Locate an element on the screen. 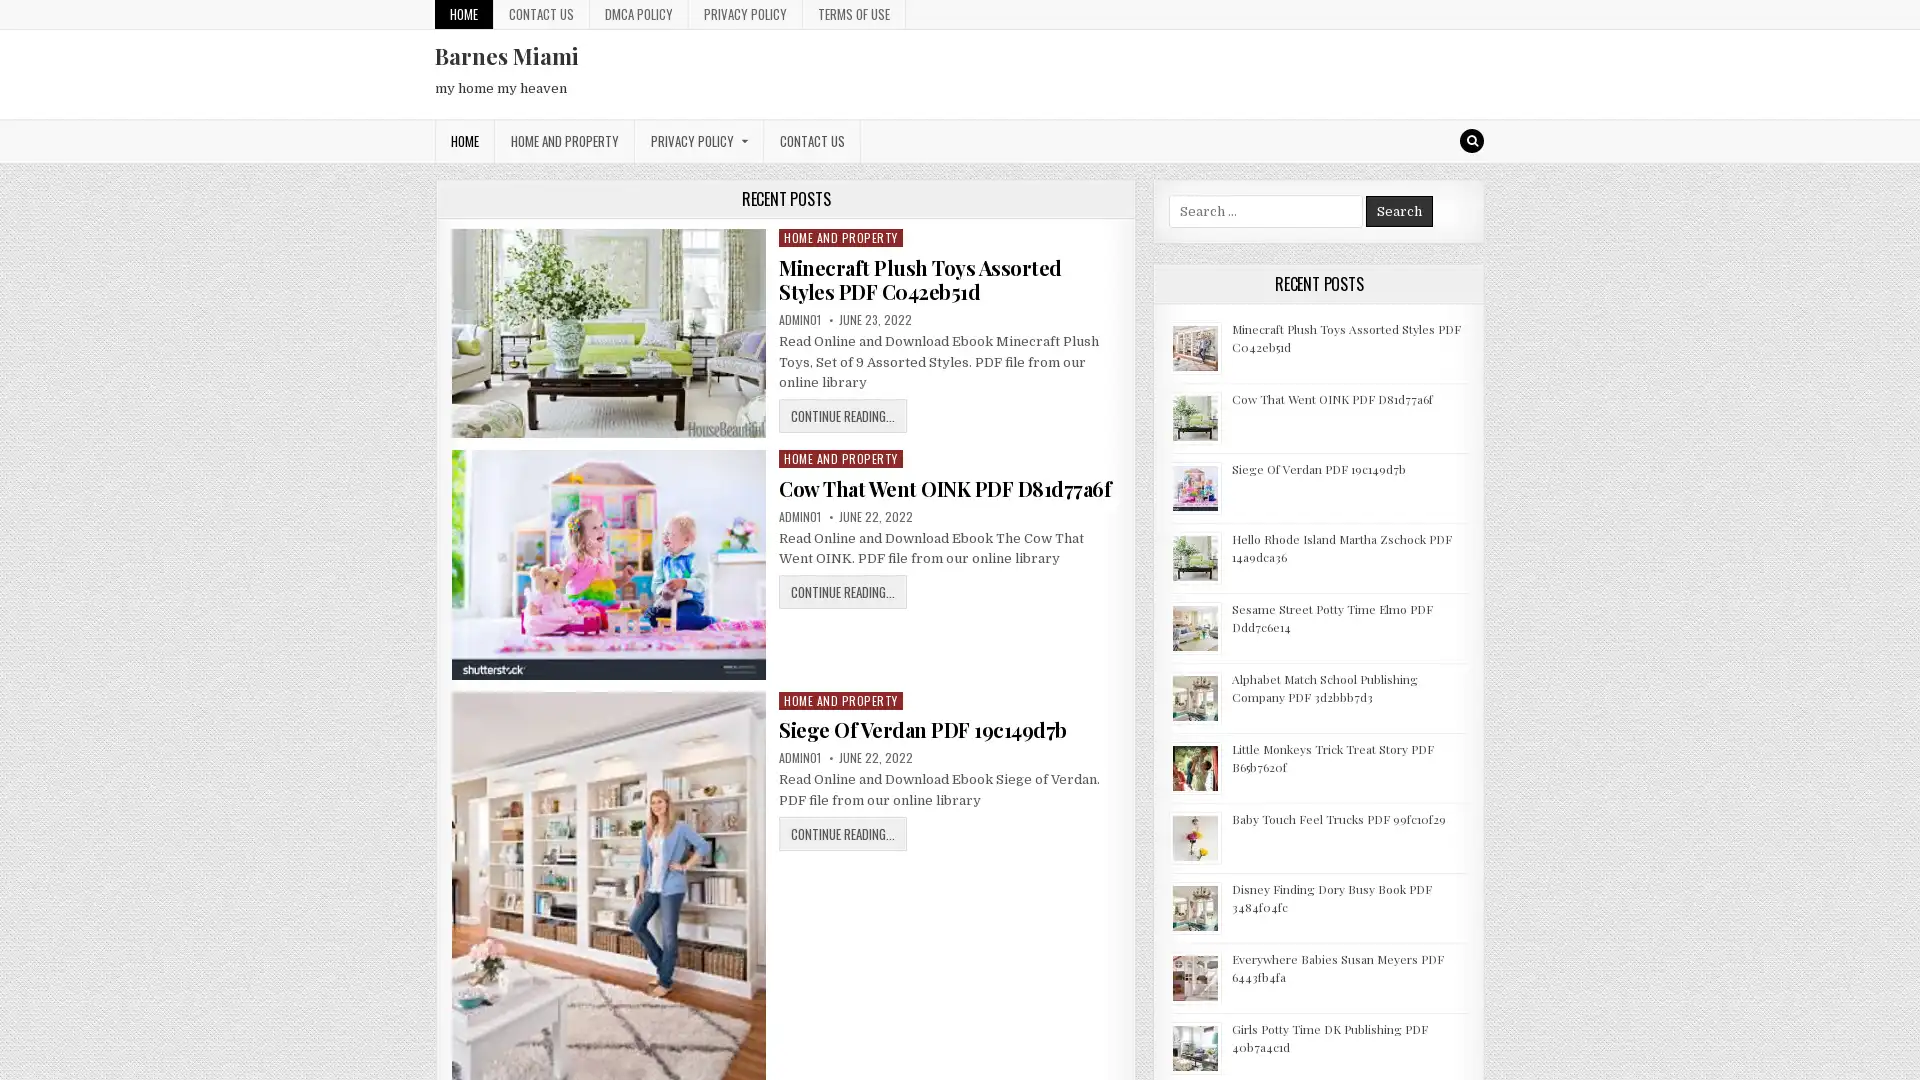 The width and height of the screenshot is (1920, 1080). Search is located at coordinates (1398, 211).